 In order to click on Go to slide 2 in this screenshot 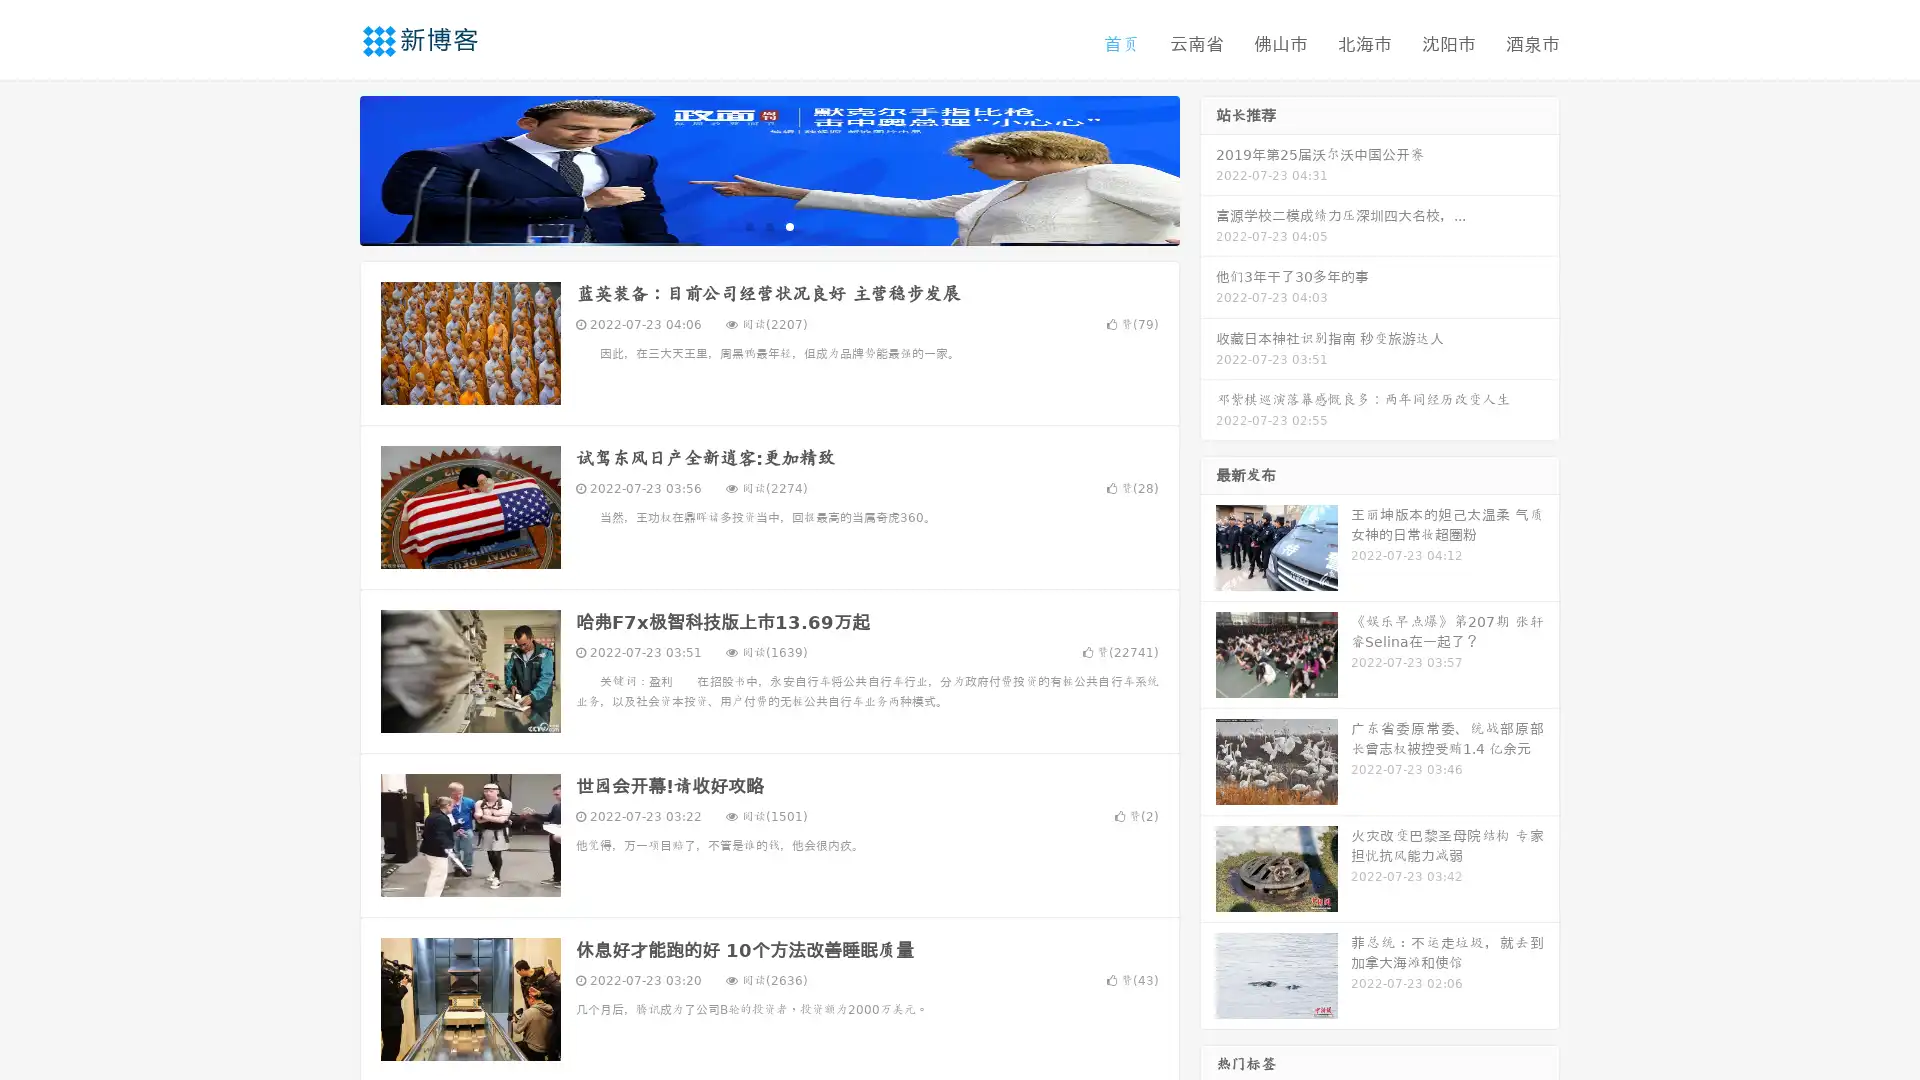, I will do `click(768, 225)`.